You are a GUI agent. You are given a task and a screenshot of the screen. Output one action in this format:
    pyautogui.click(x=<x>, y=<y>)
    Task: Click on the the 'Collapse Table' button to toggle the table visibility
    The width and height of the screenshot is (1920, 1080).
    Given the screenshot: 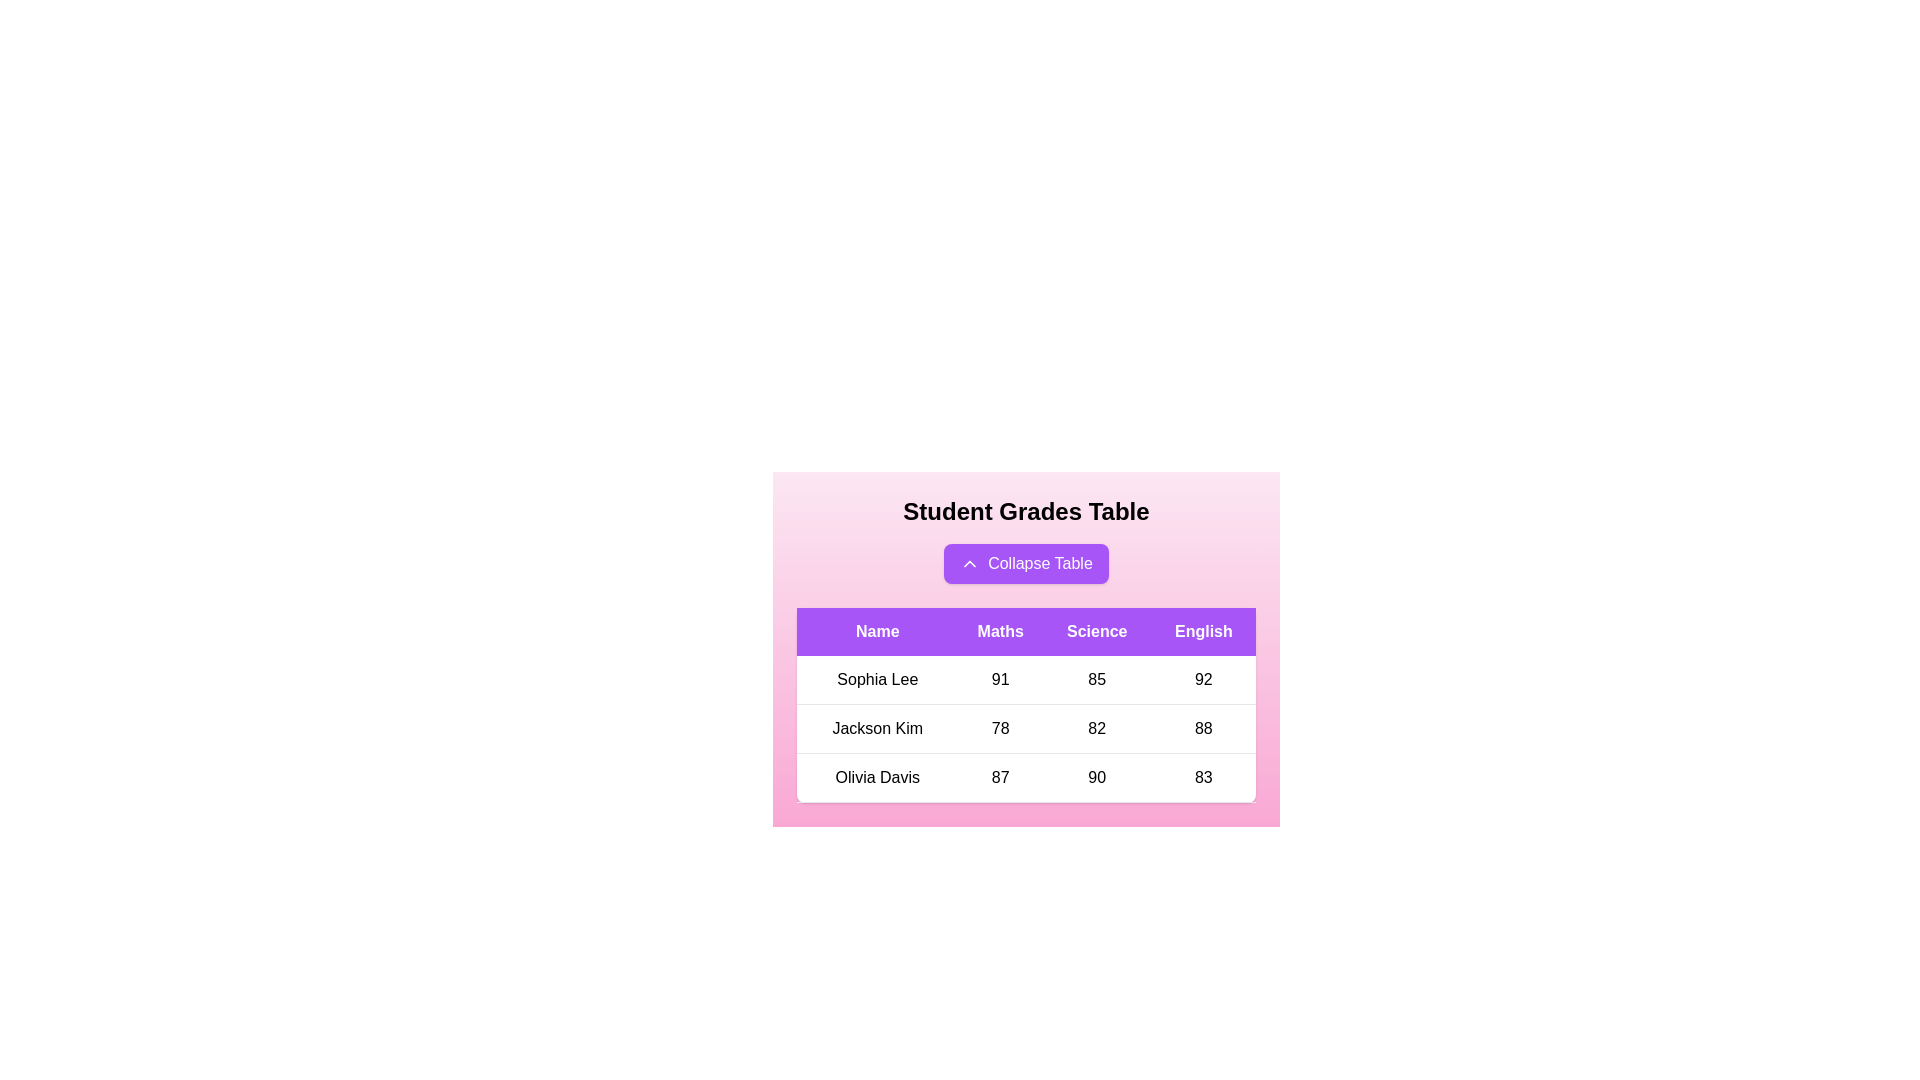 What is the action you would take?
    pyautogui.click(x=1026, y=563)
    